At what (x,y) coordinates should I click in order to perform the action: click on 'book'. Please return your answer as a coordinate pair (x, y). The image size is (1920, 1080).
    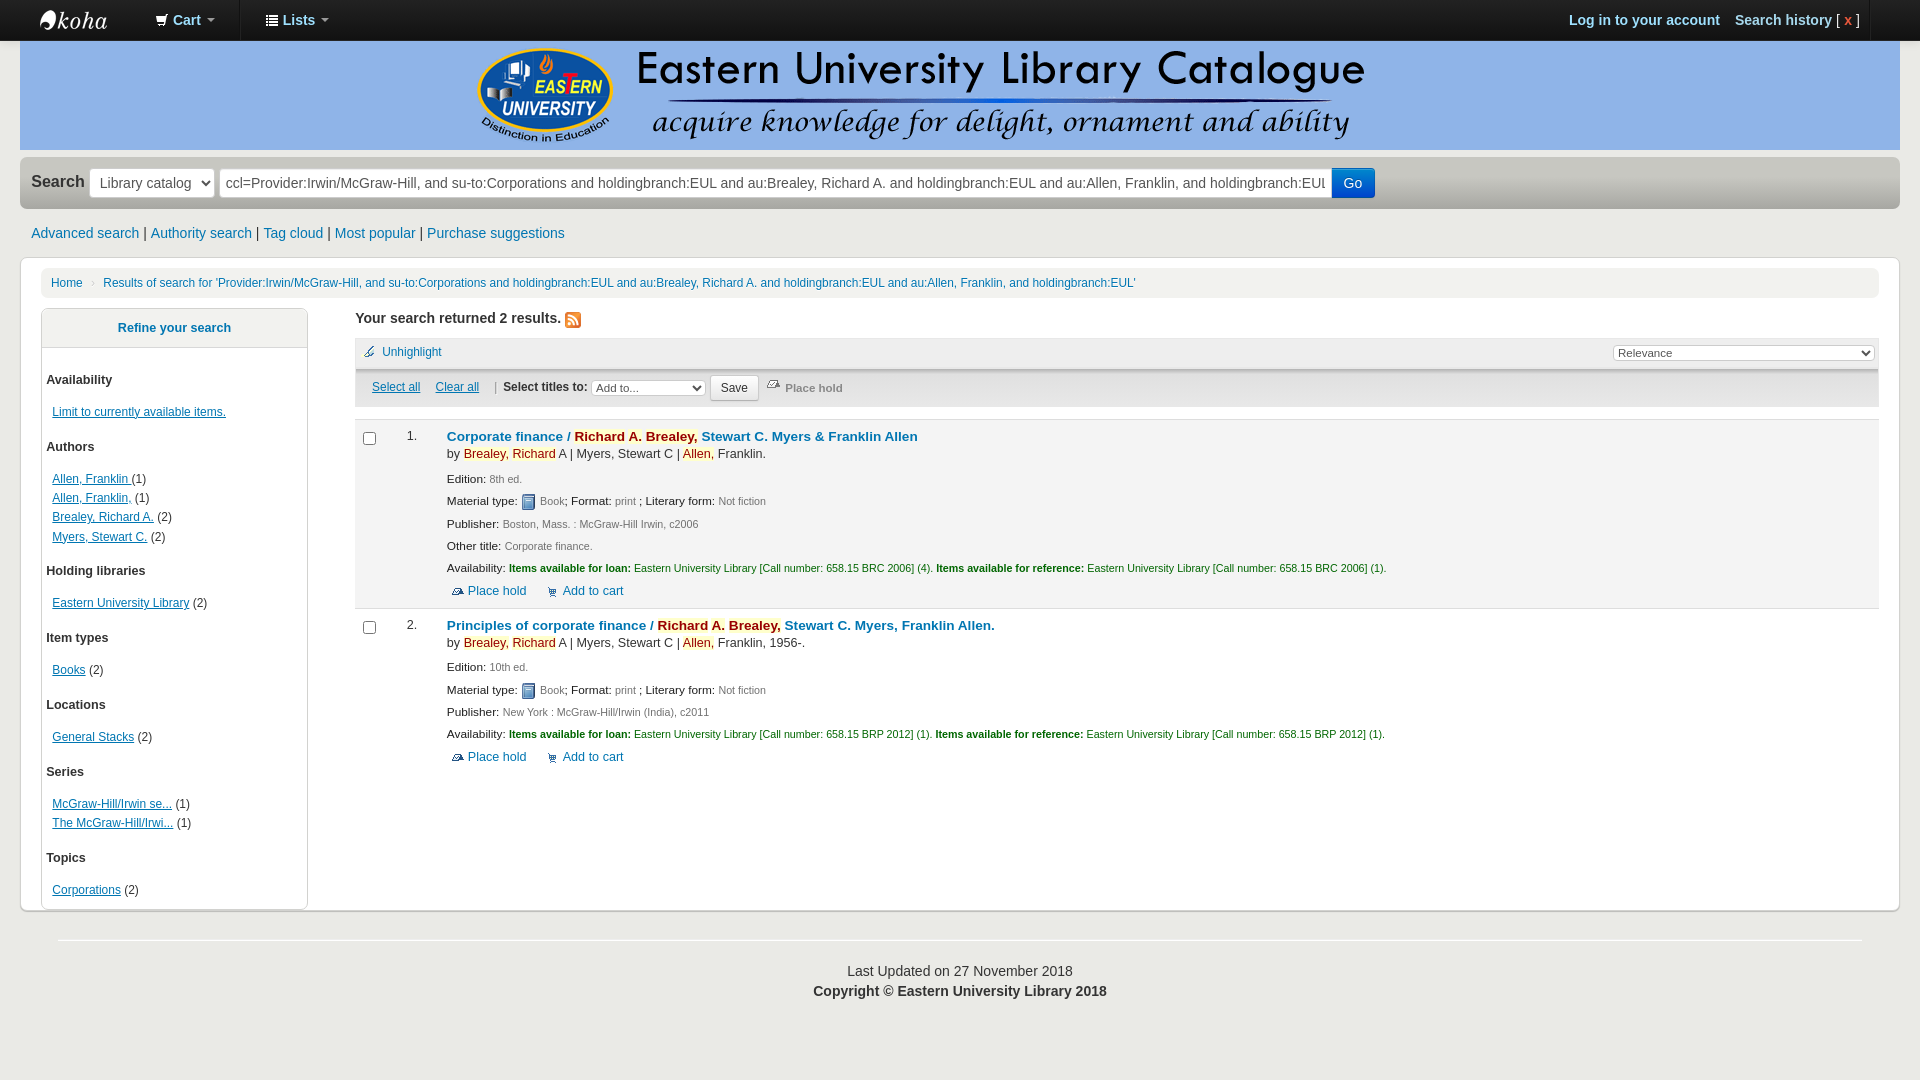
    Looking at the image, I should click on (528, 500).